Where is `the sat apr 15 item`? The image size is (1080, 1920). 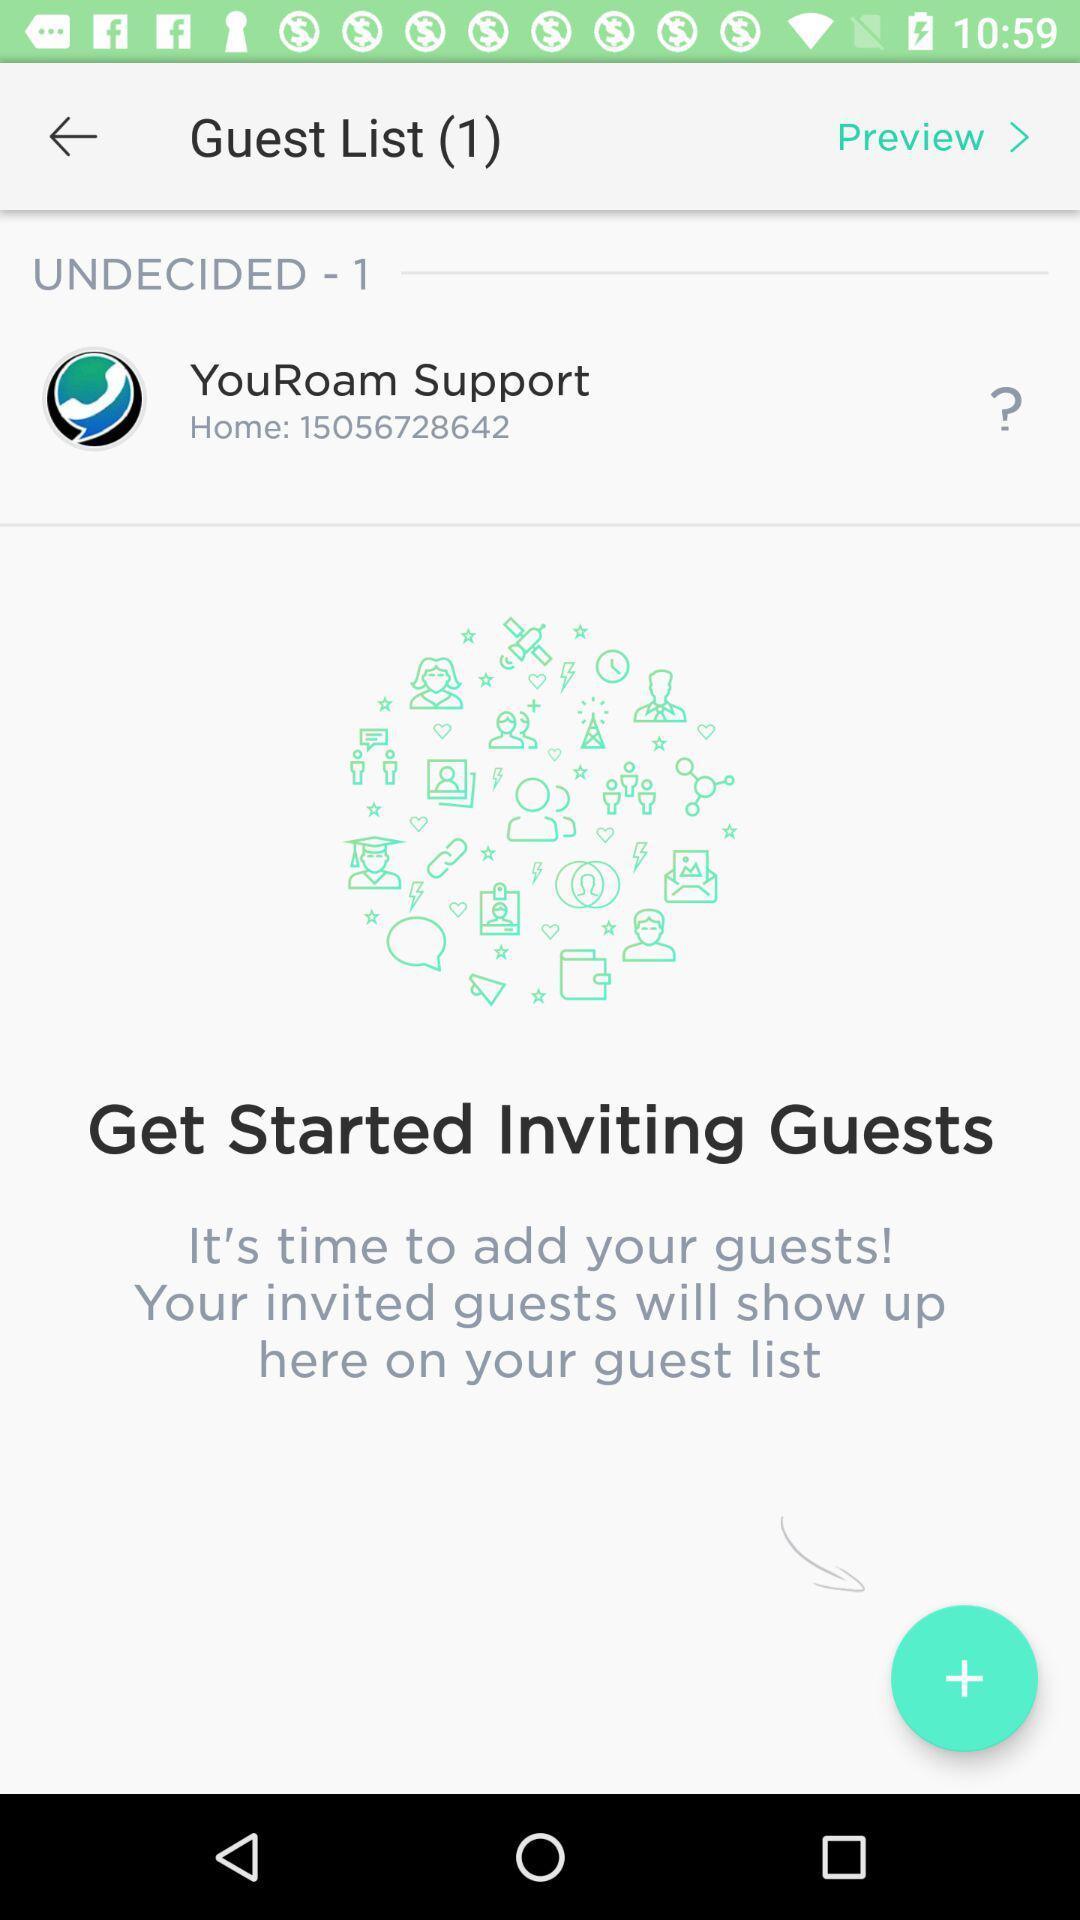 the sat apr 15 item is located at coordinates (540, 831).